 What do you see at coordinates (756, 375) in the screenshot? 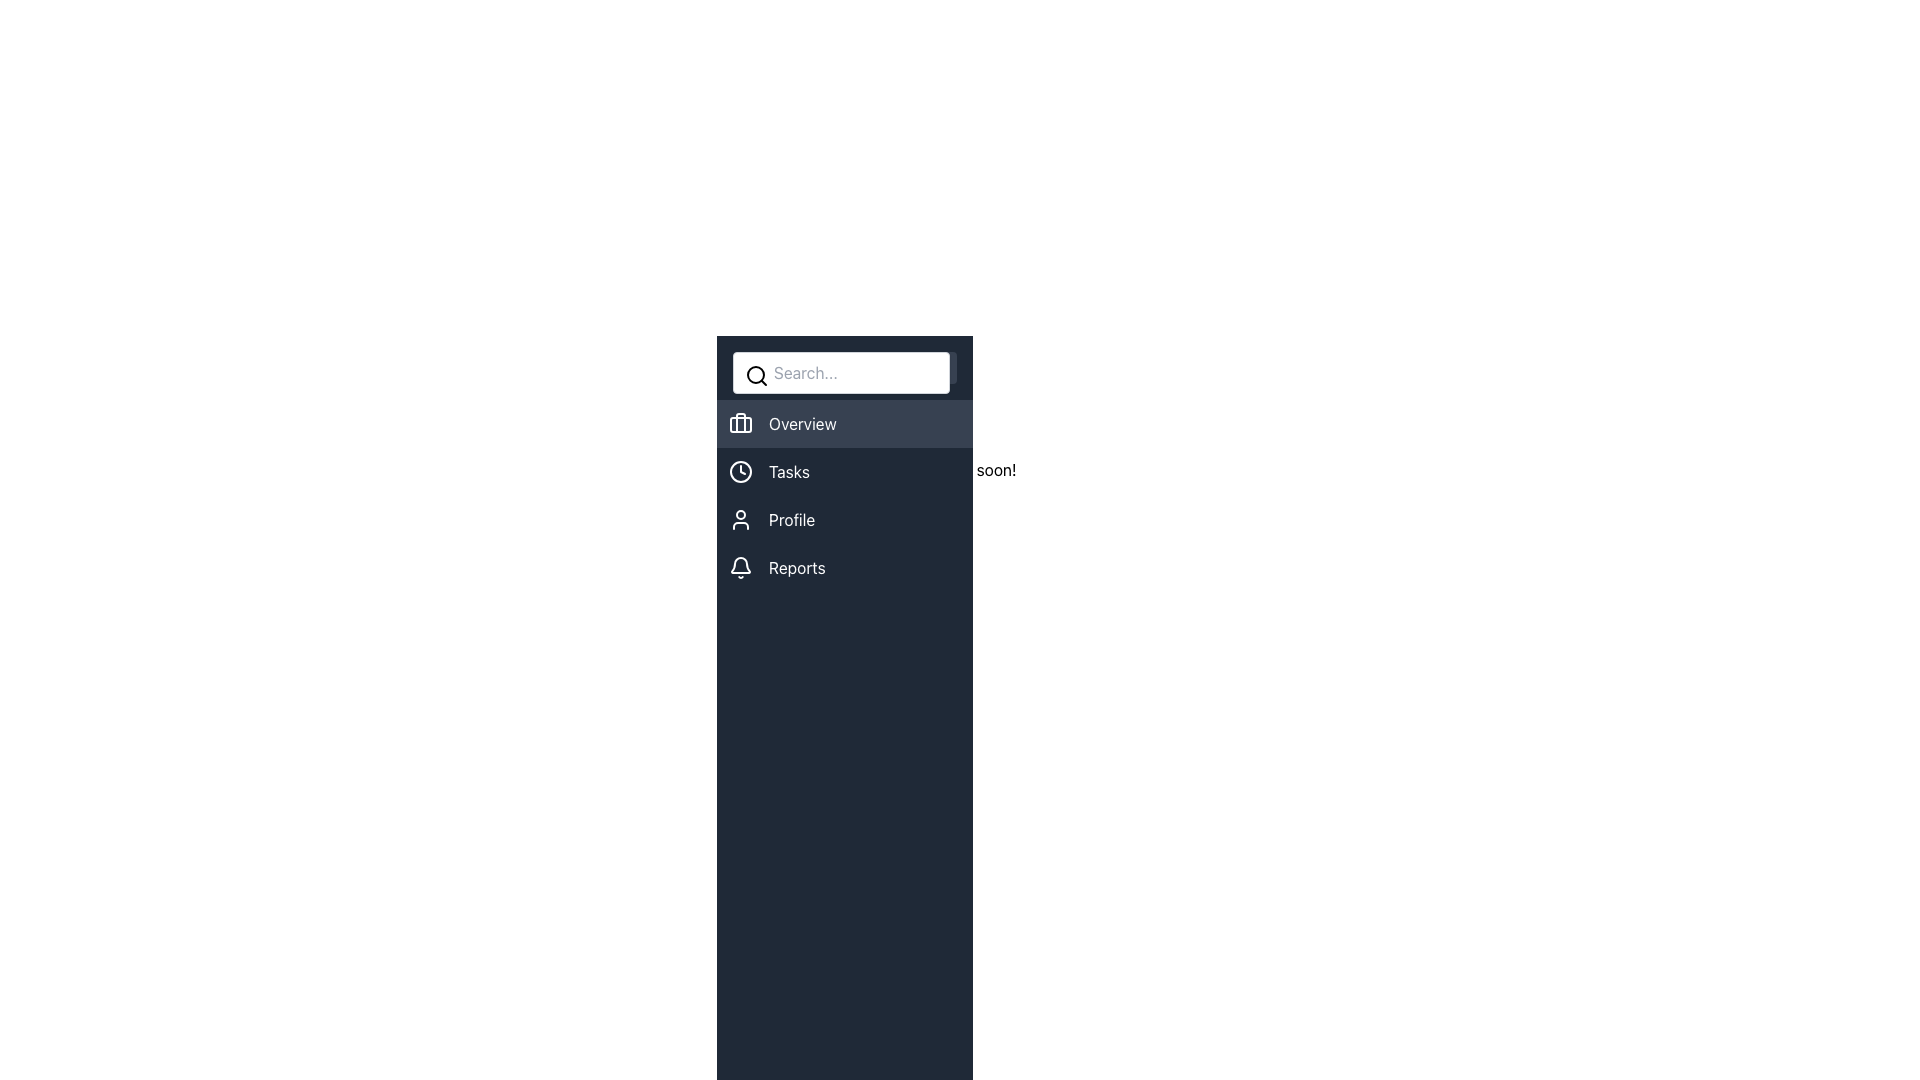
I see `the search icon located to the immediate left of the text input field with the placeholder text 'Search...'` at bounding box center [756, 375].